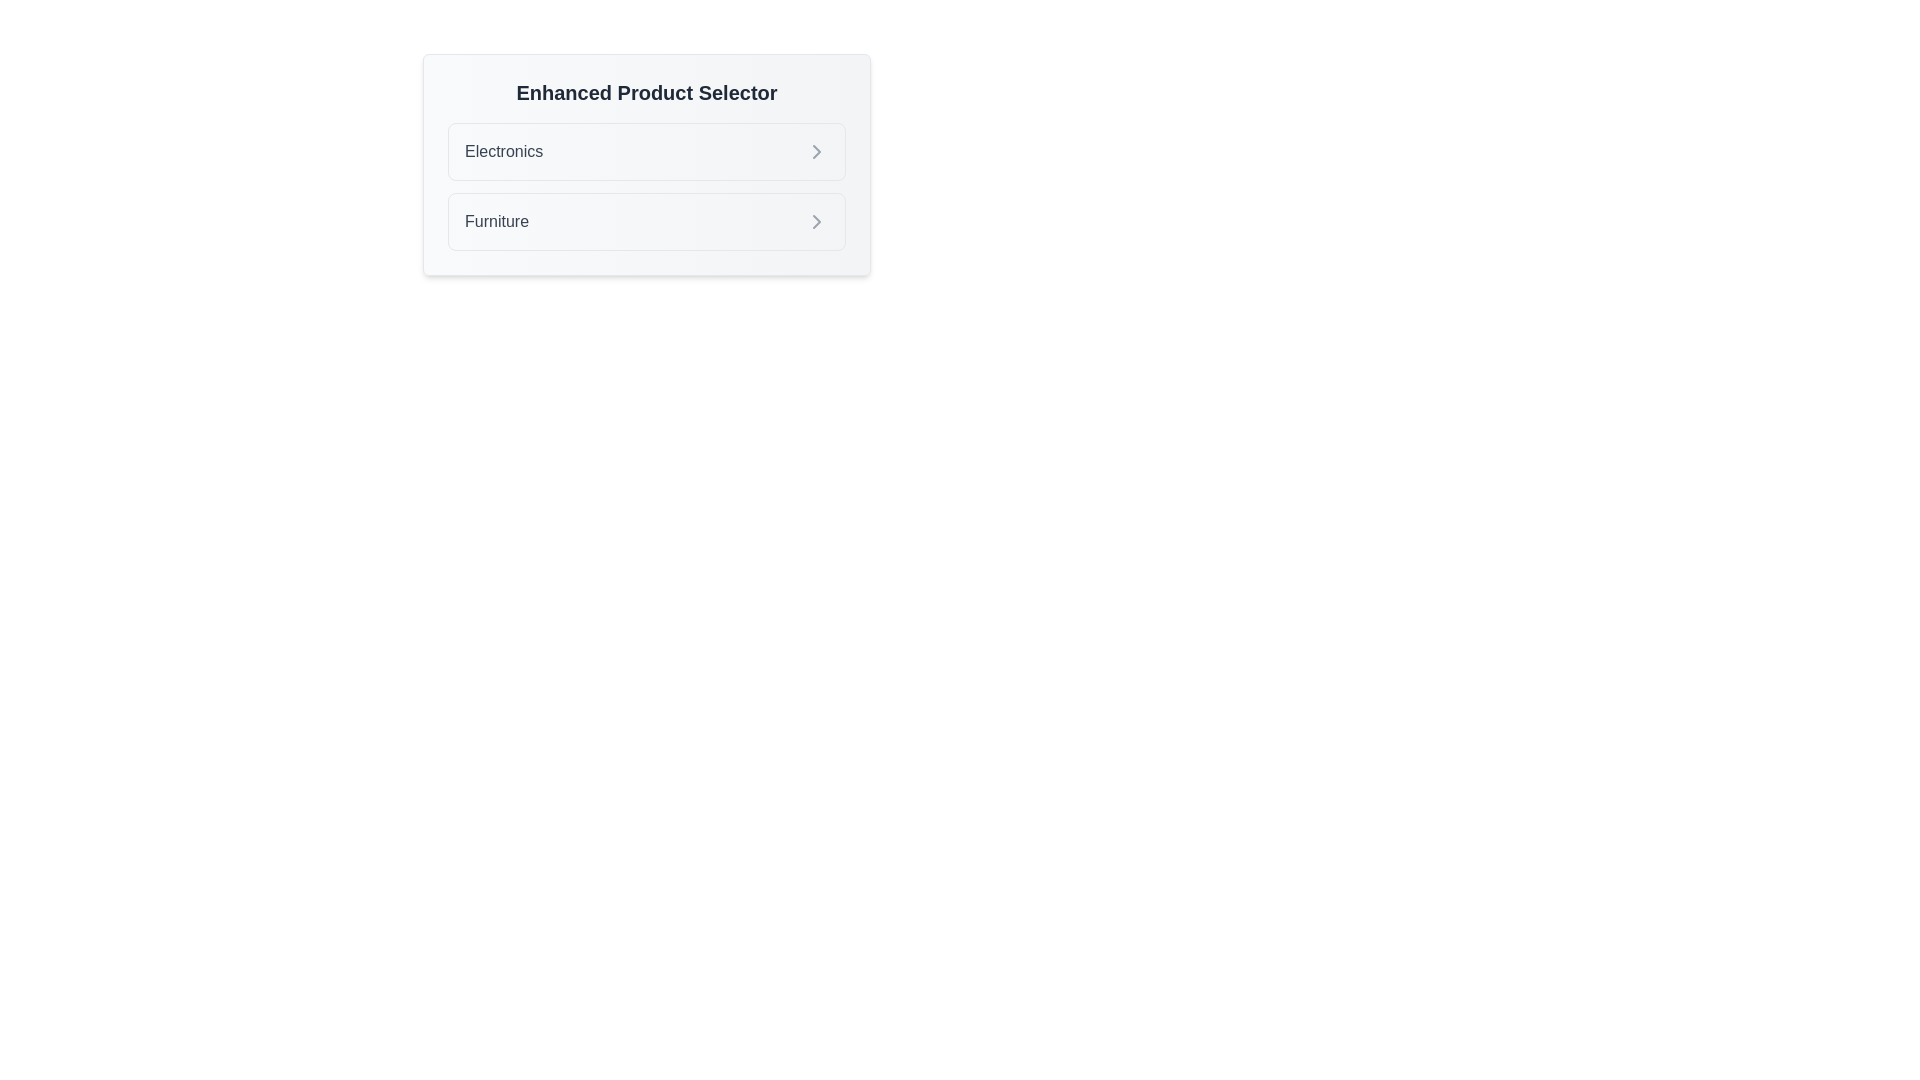 This screenshot has width=1920, height=1080. I want to click on the second item in the vertically stacked list of buttons titled 'Enhanced Product Selector', which navigates to the 'Furniture' category, so click(647, 222).